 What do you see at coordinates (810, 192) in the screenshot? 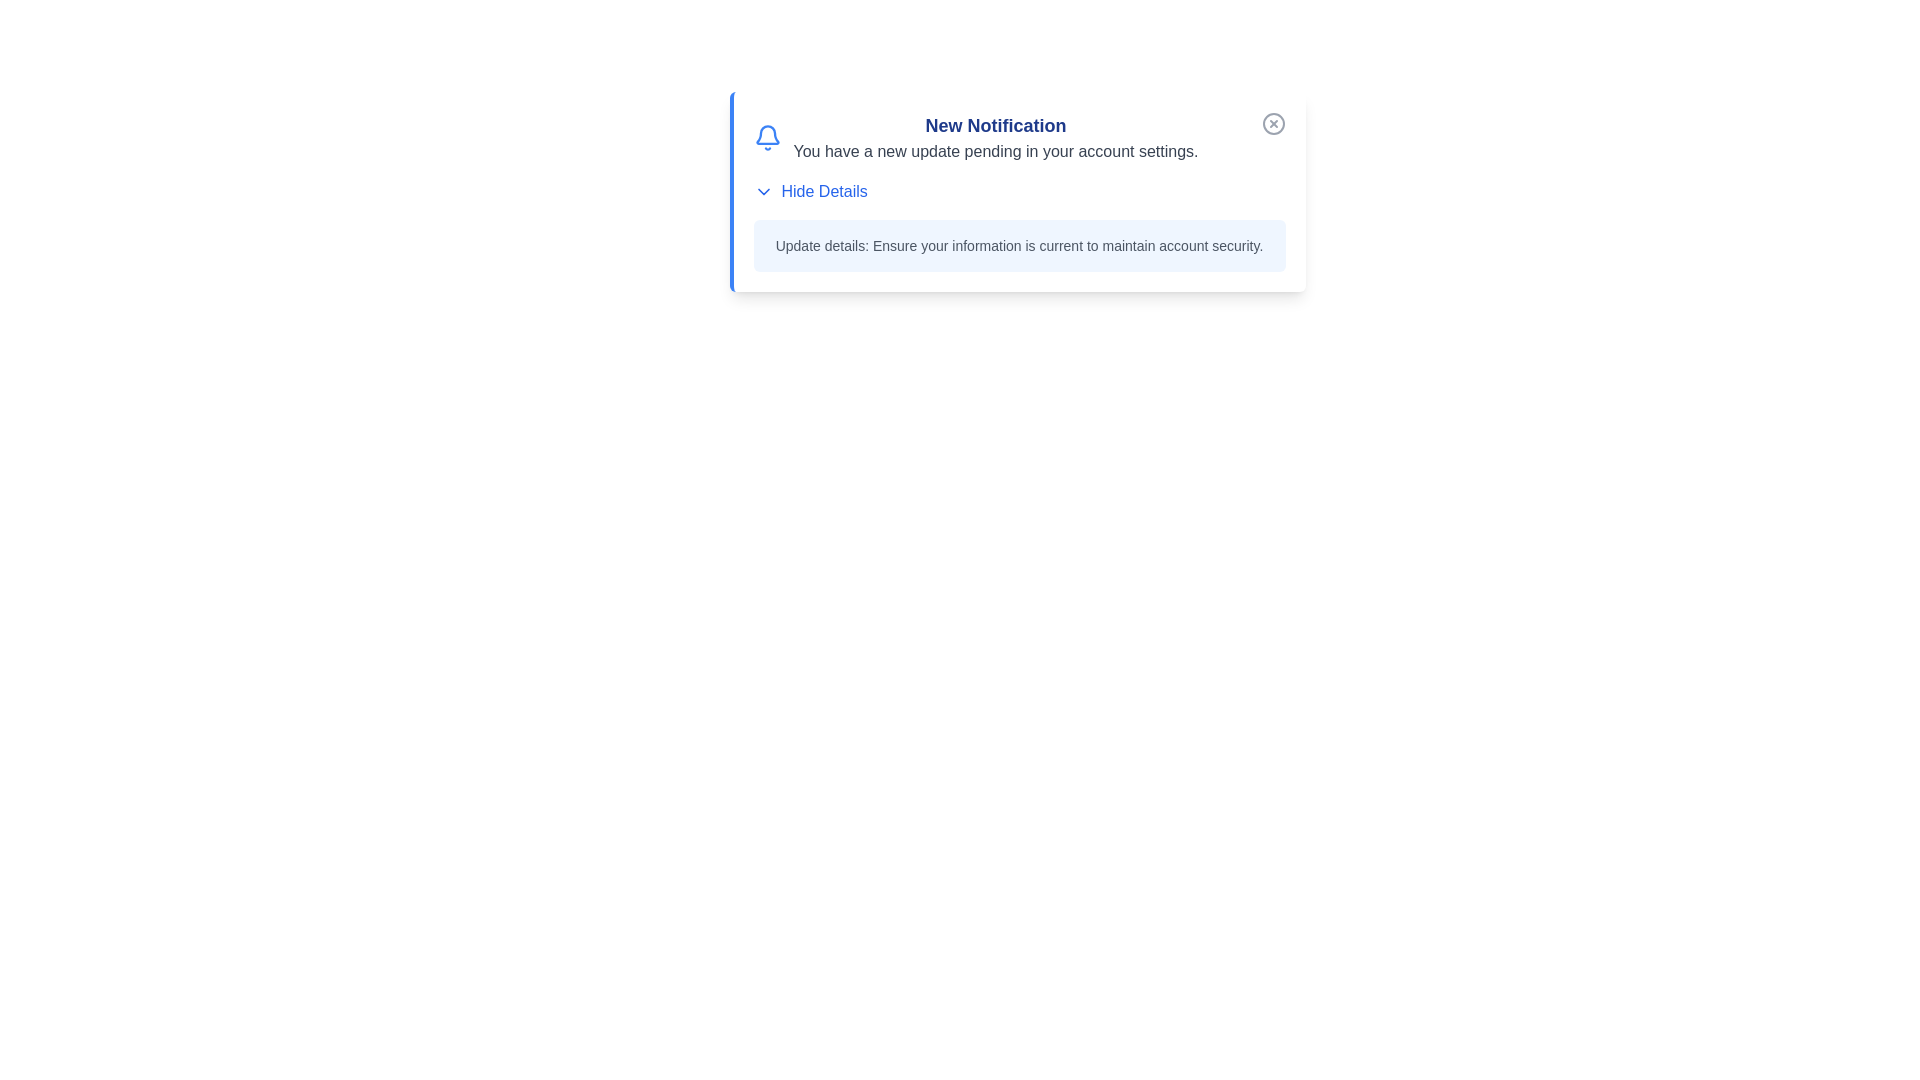
I see `the 'Hide Details' hyperlink-like interactive text with a downward-pointing chevron icon` at bounding box center [810, 192].